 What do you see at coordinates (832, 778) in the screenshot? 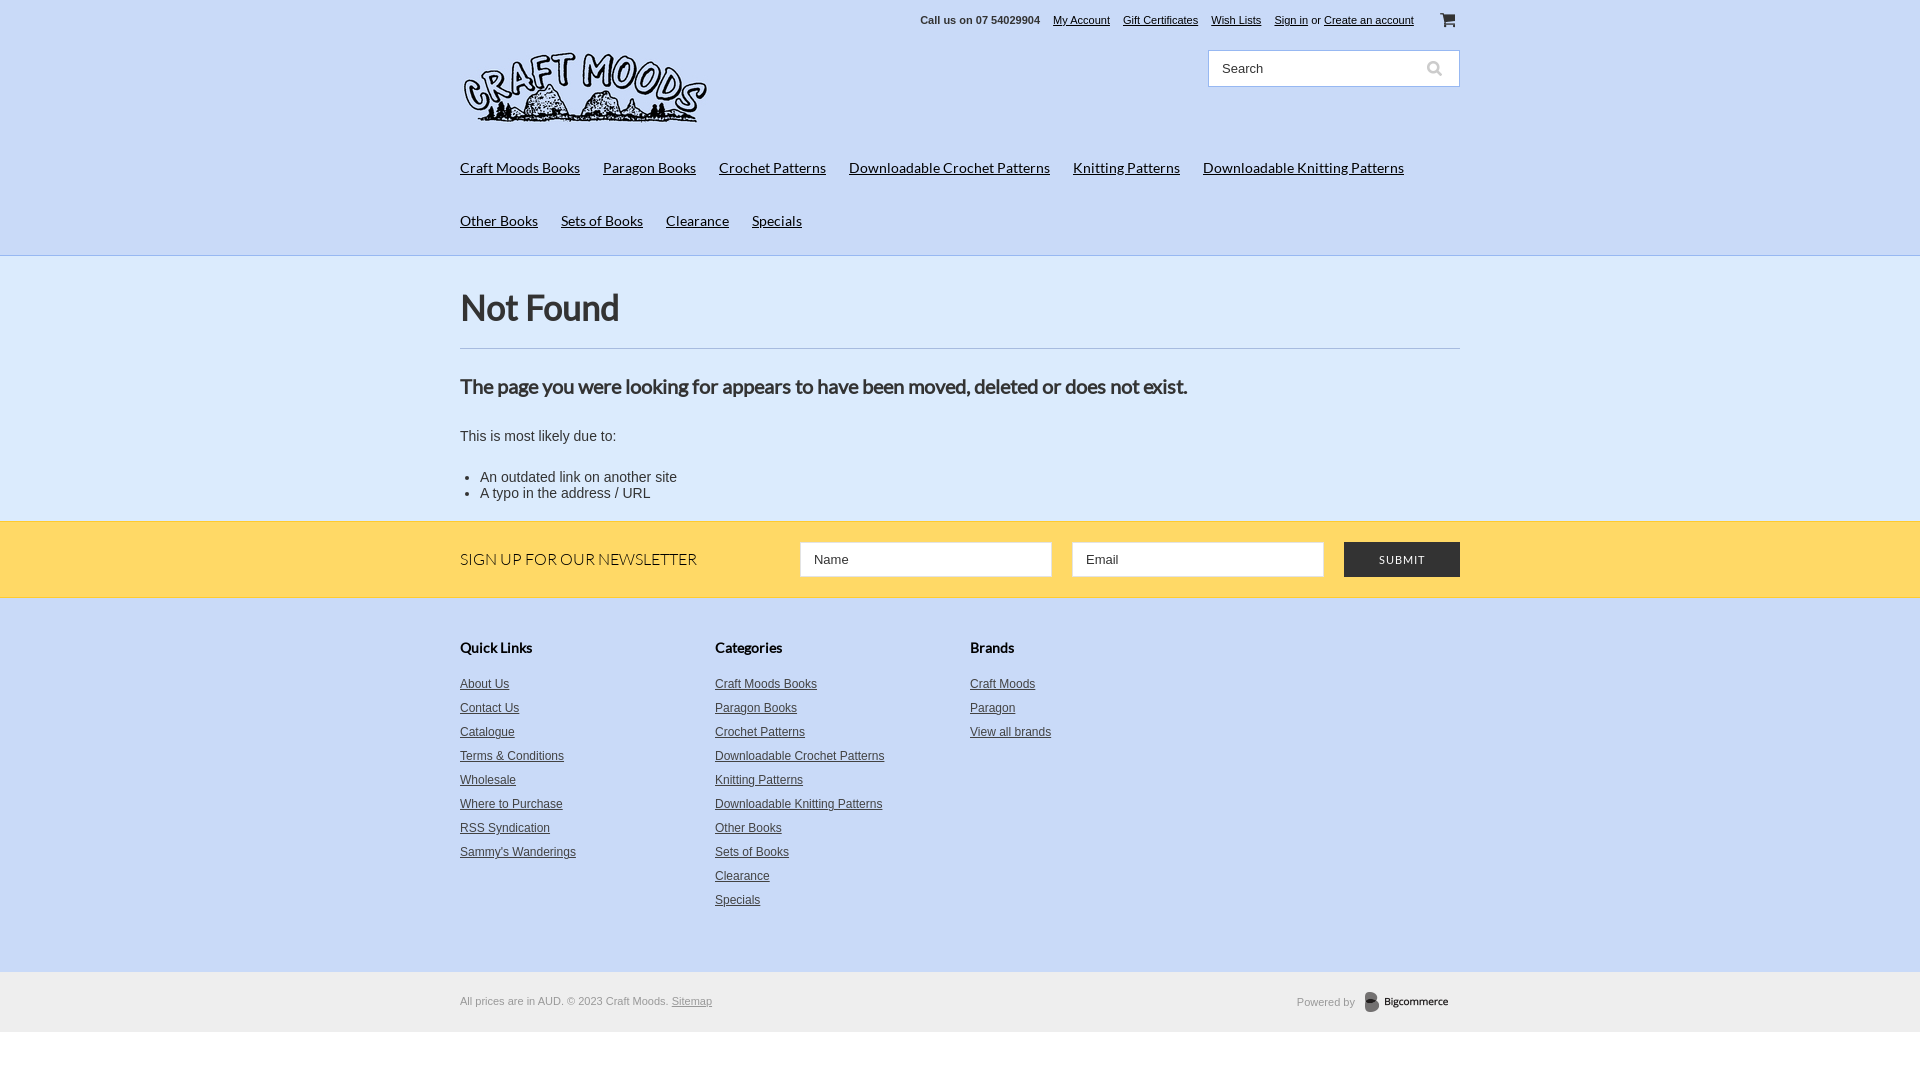
I see `'Knitting Patterns'` at bounding box center [832, 778].